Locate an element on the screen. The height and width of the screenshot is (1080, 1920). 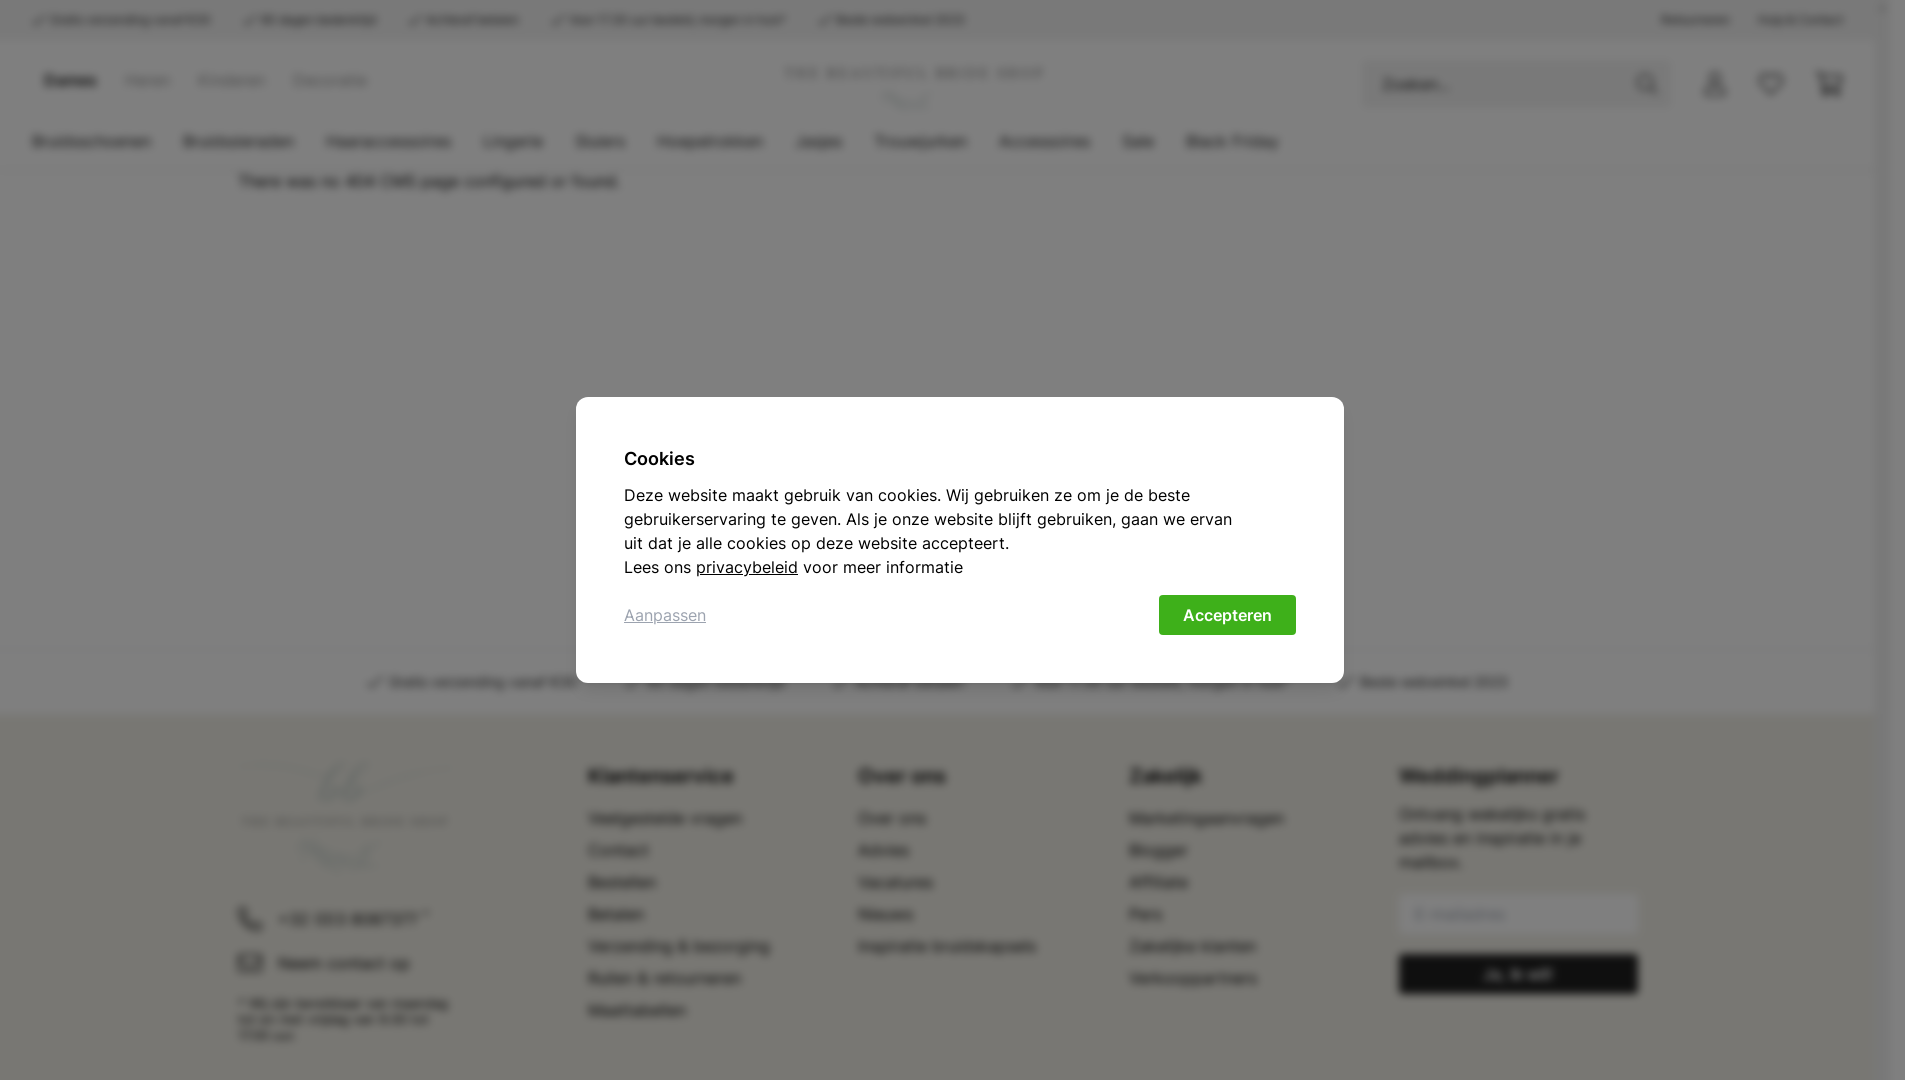
'Decoratie' is located at coordinates (330, 79).